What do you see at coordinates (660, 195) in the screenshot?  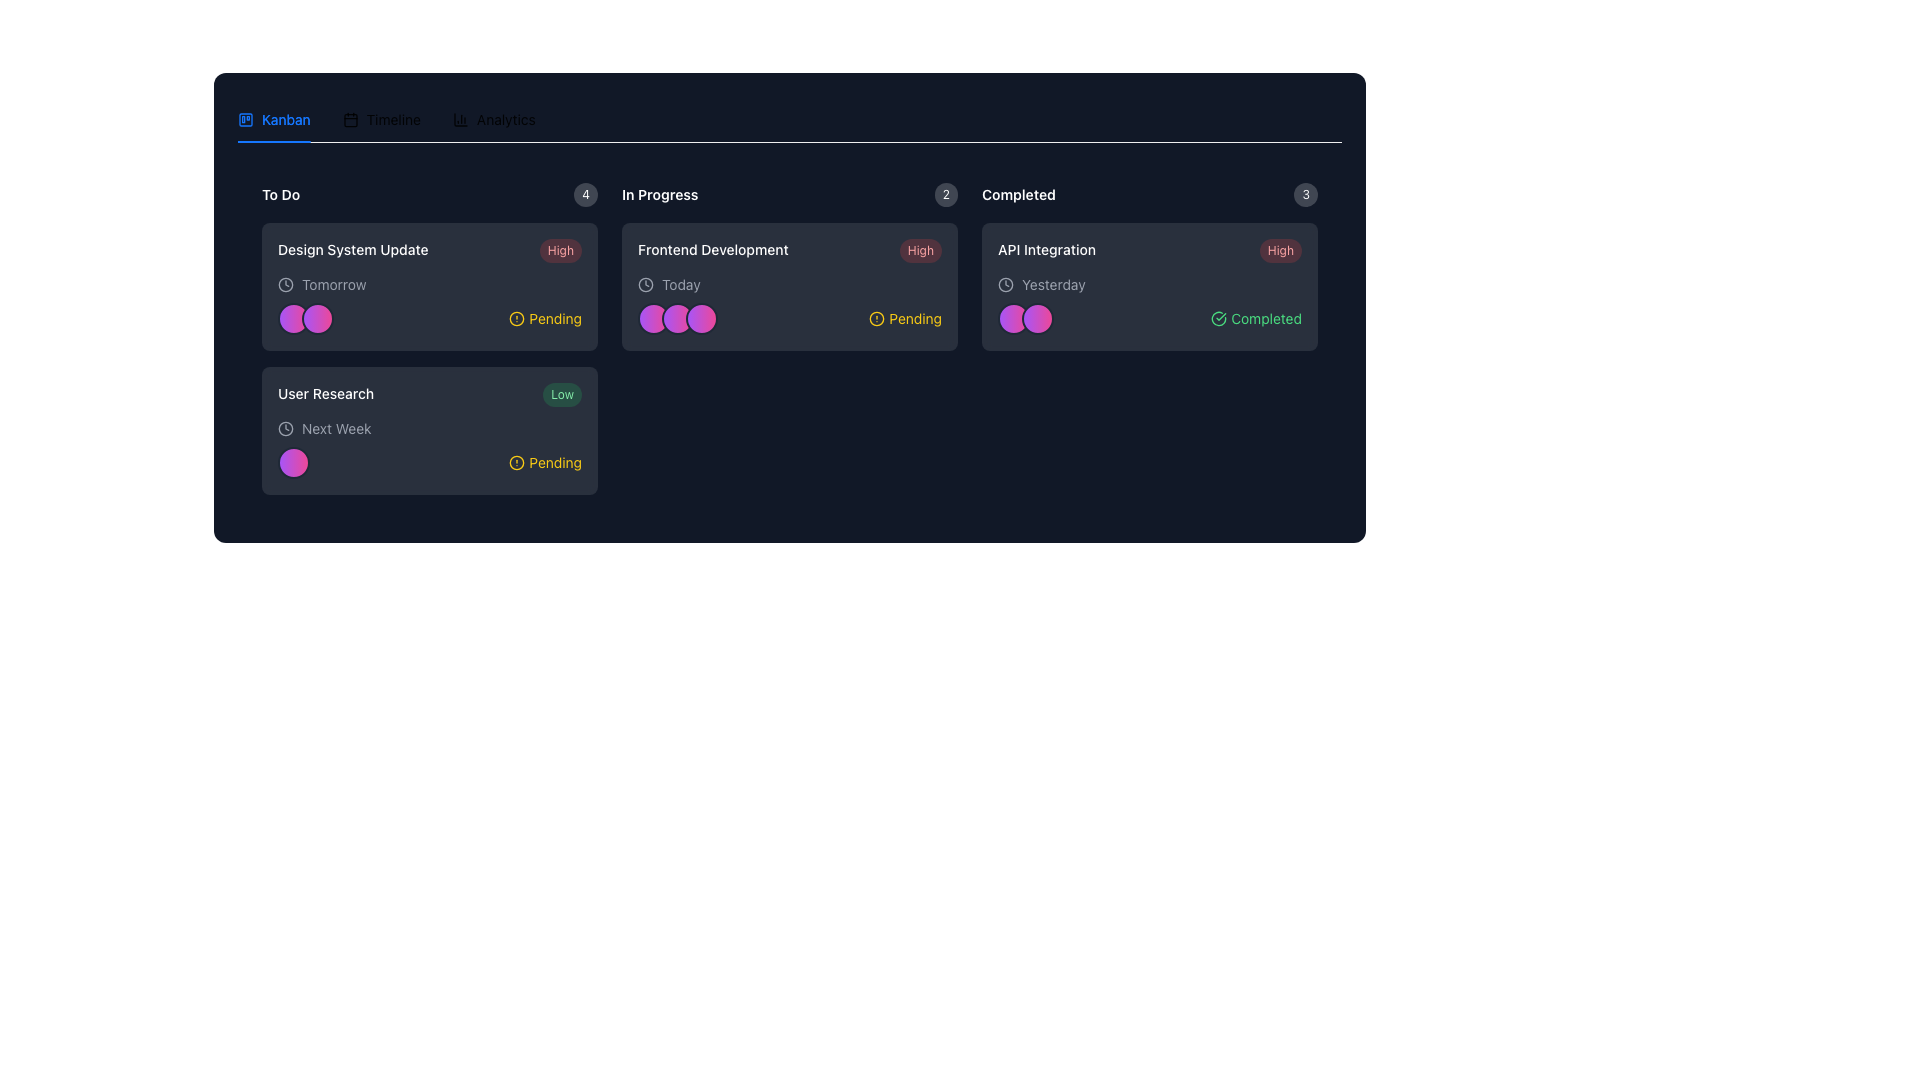 I see `the text label displaying 'In Progress' in bold white font, located in the 'In Progress' column of the main section` at bounding box center [660, 195].